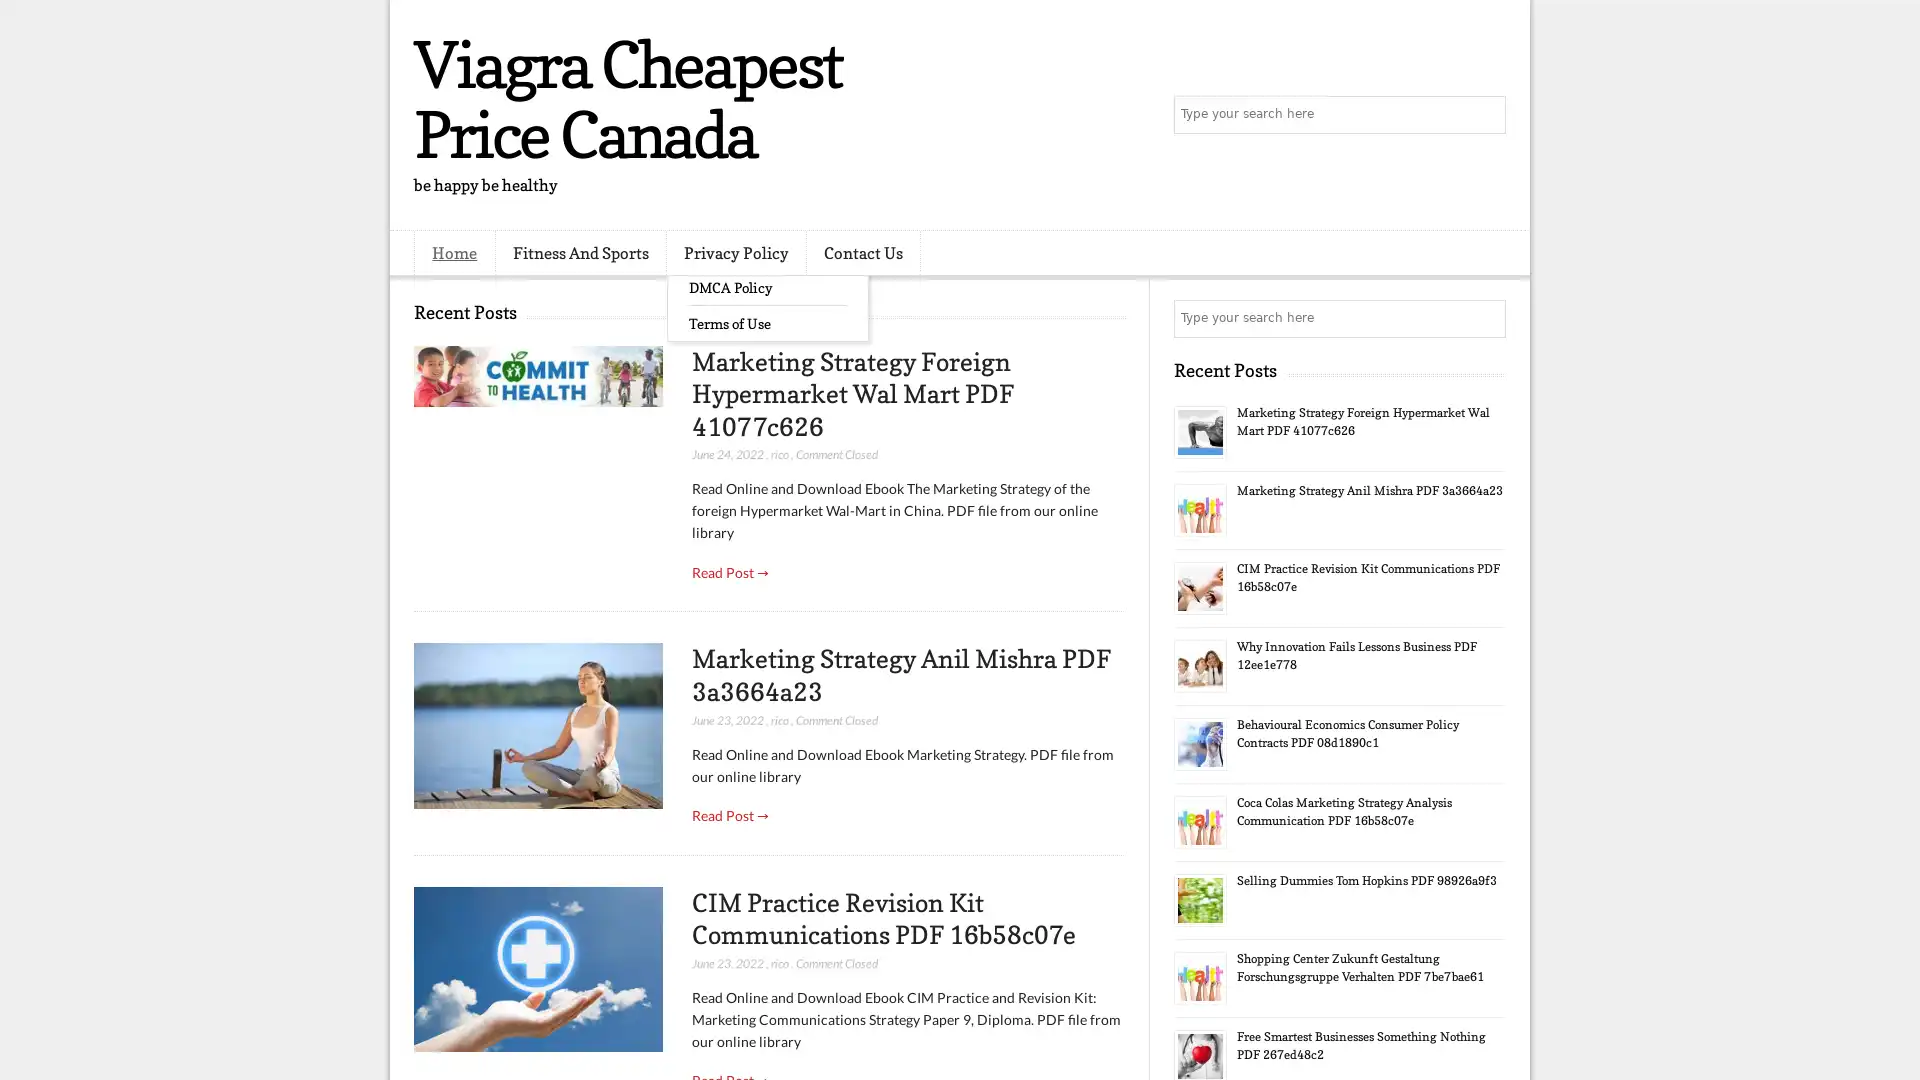  I want to click on Search, so click(1485, 115).